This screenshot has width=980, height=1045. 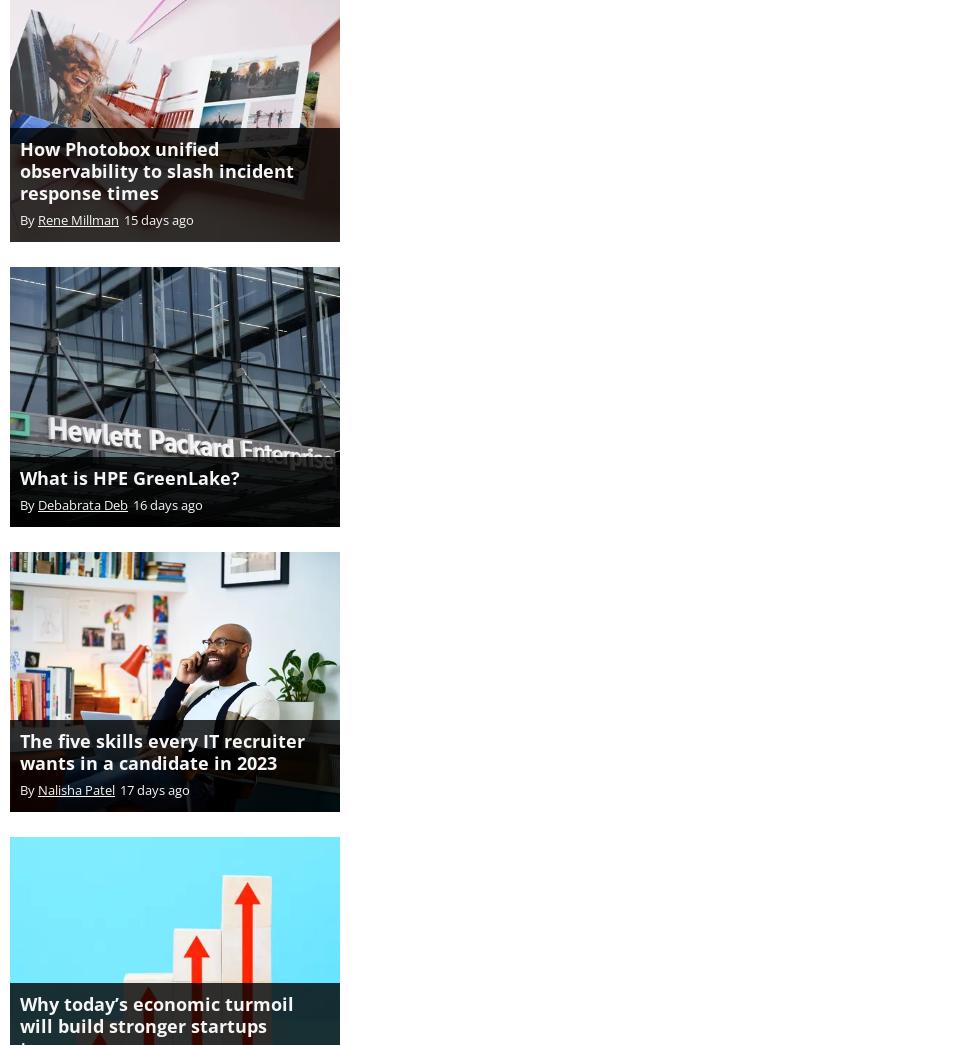 I want to click on 'The five skills every IT recruiter wants in a candidate in 2023', so click(x=162, y=729).